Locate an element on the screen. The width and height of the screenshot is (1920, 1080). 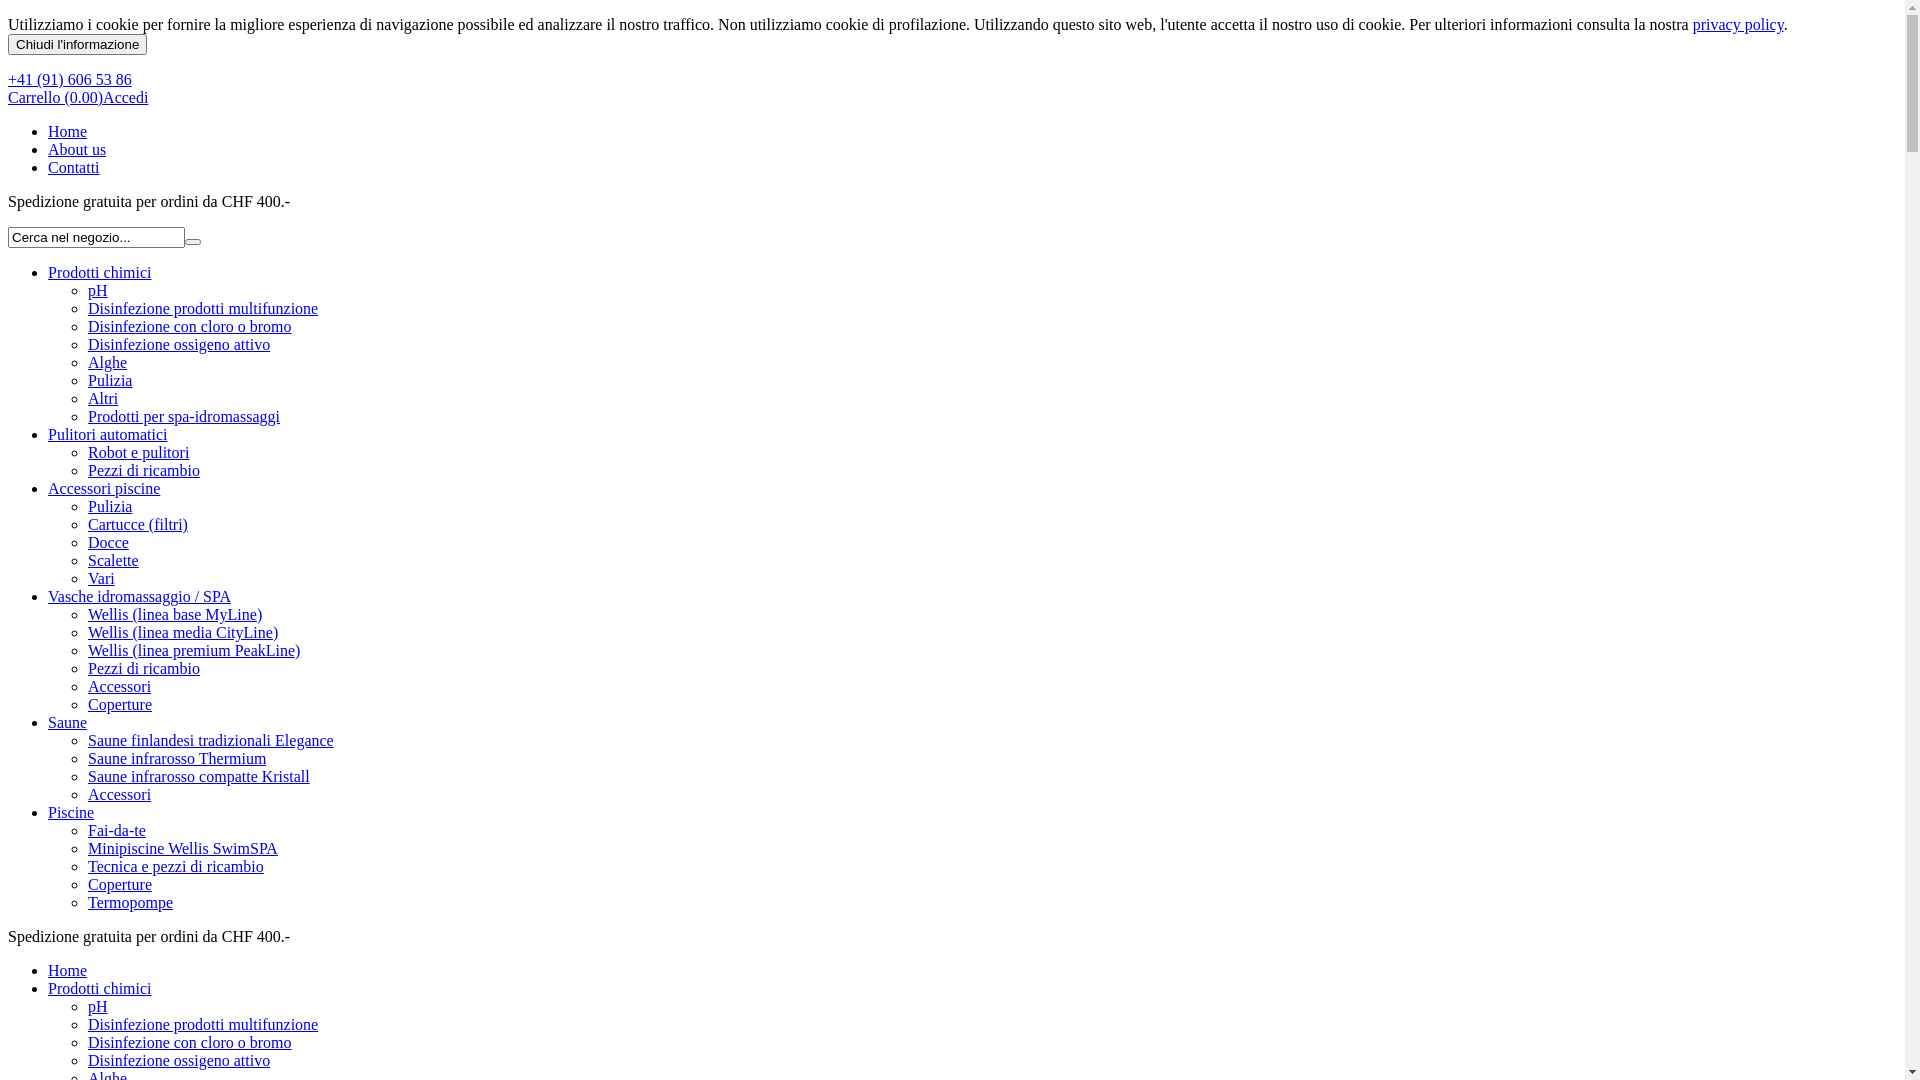
'Pulitori automatici' is located at coordinates (106, 433).